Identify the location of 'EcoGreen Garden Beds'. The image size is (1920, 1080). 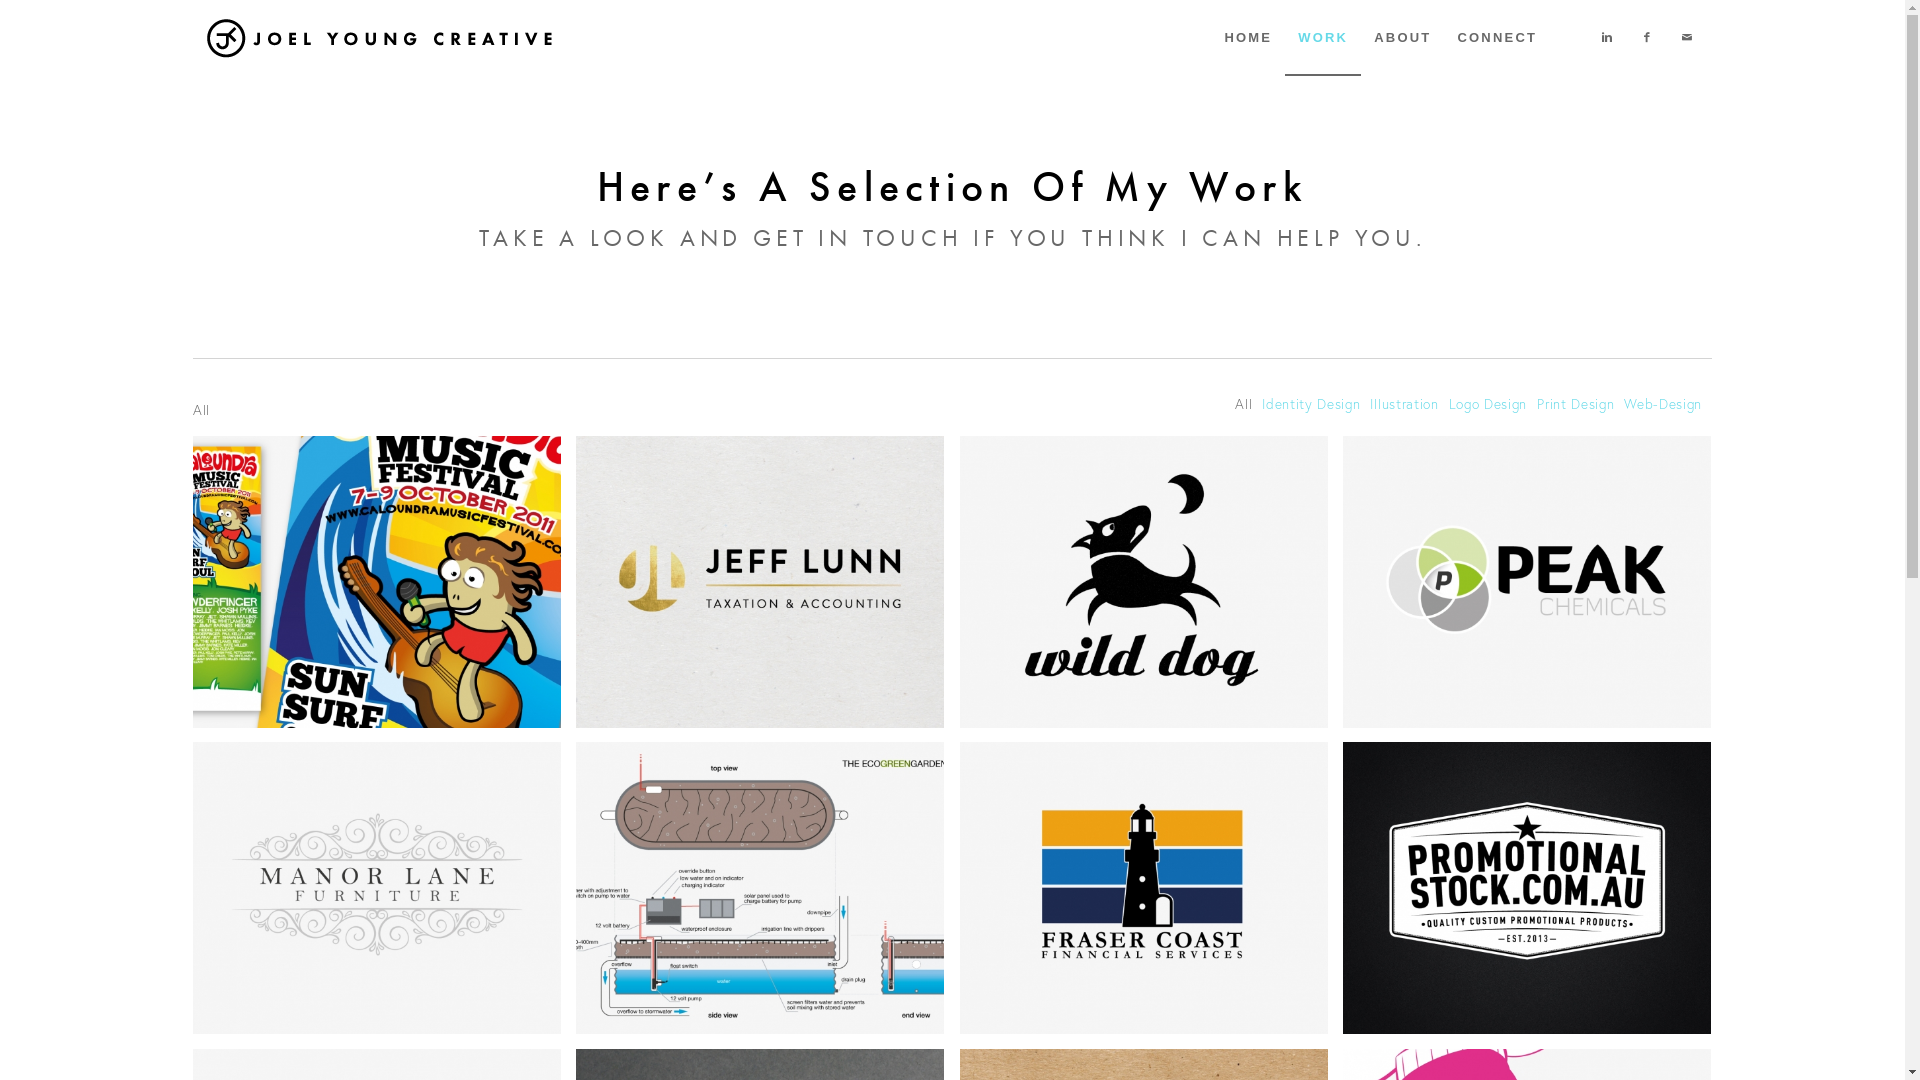
(759, 886).